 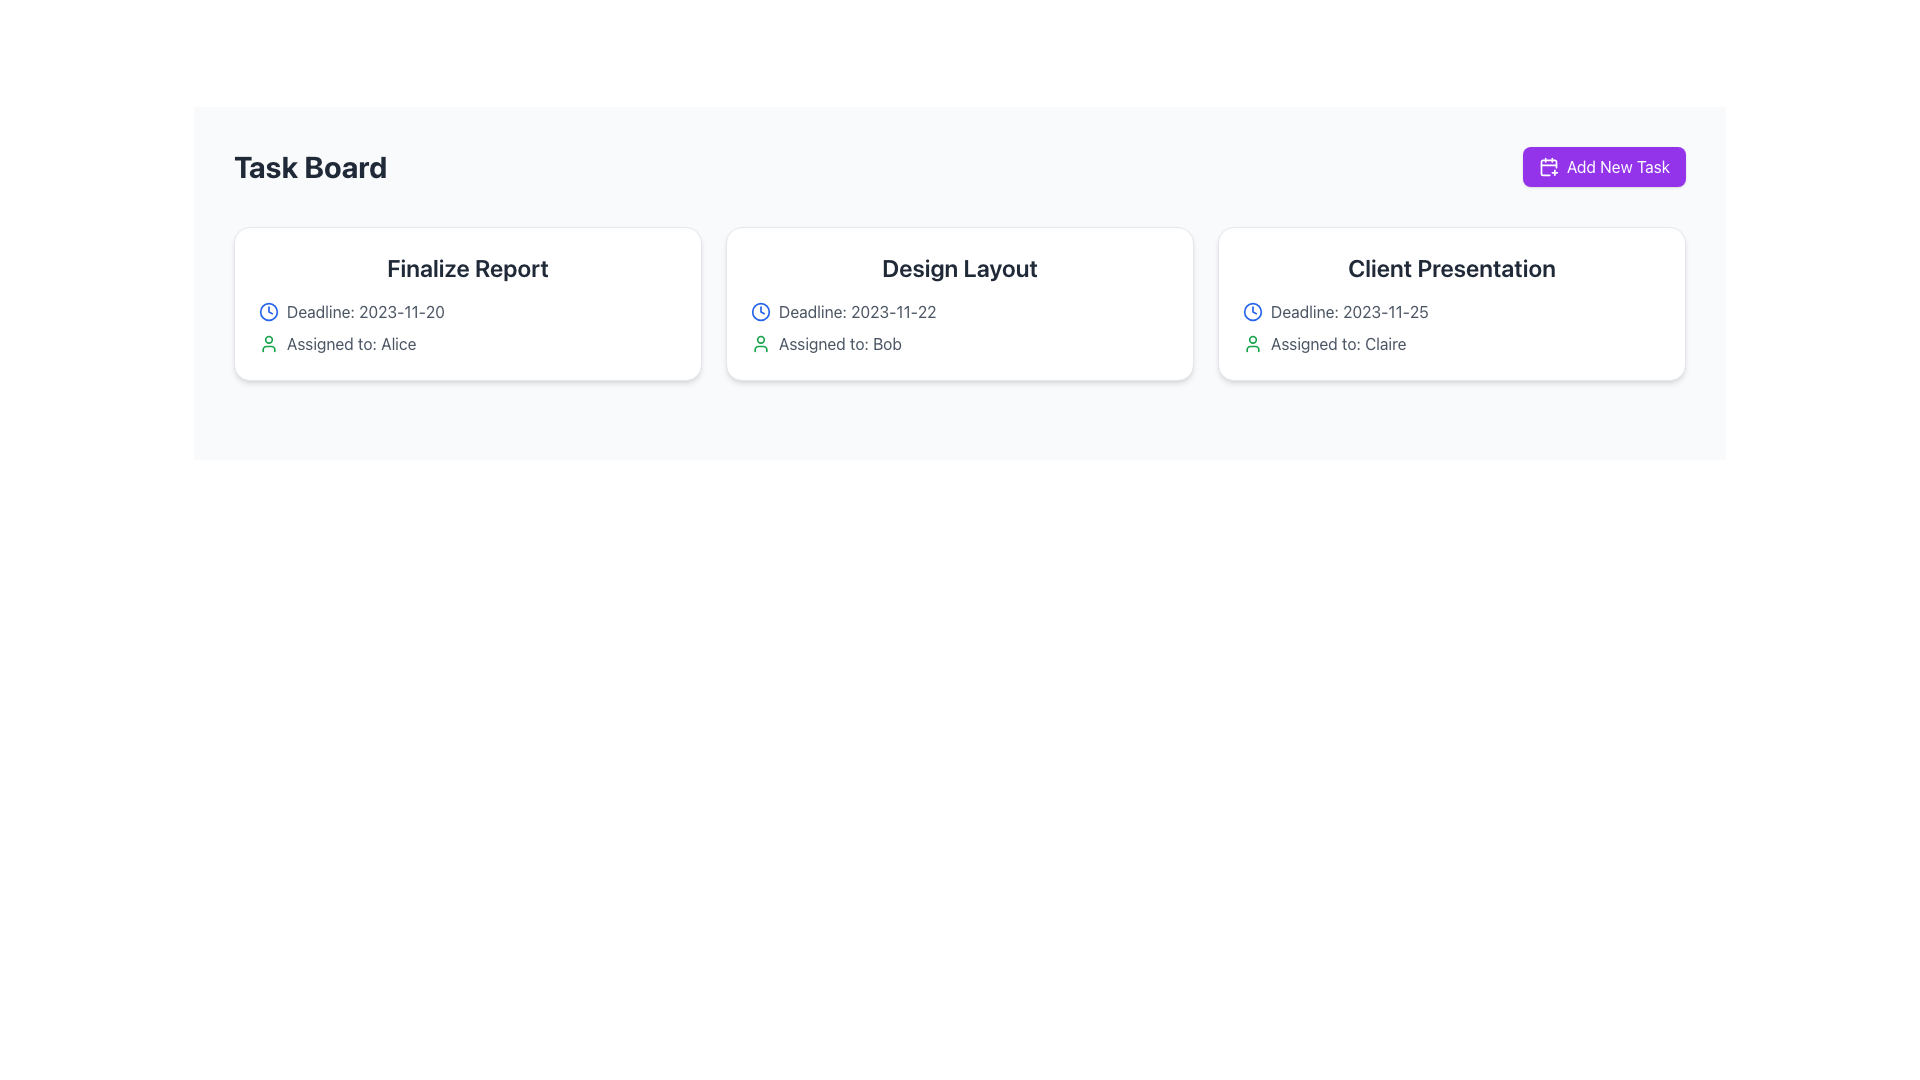 I want to click on the static text UI component displaying the deadline date for a task, located within the 'Client Presentation' card, which is the rightmost among its siblings, so click(x=1349, y=312).